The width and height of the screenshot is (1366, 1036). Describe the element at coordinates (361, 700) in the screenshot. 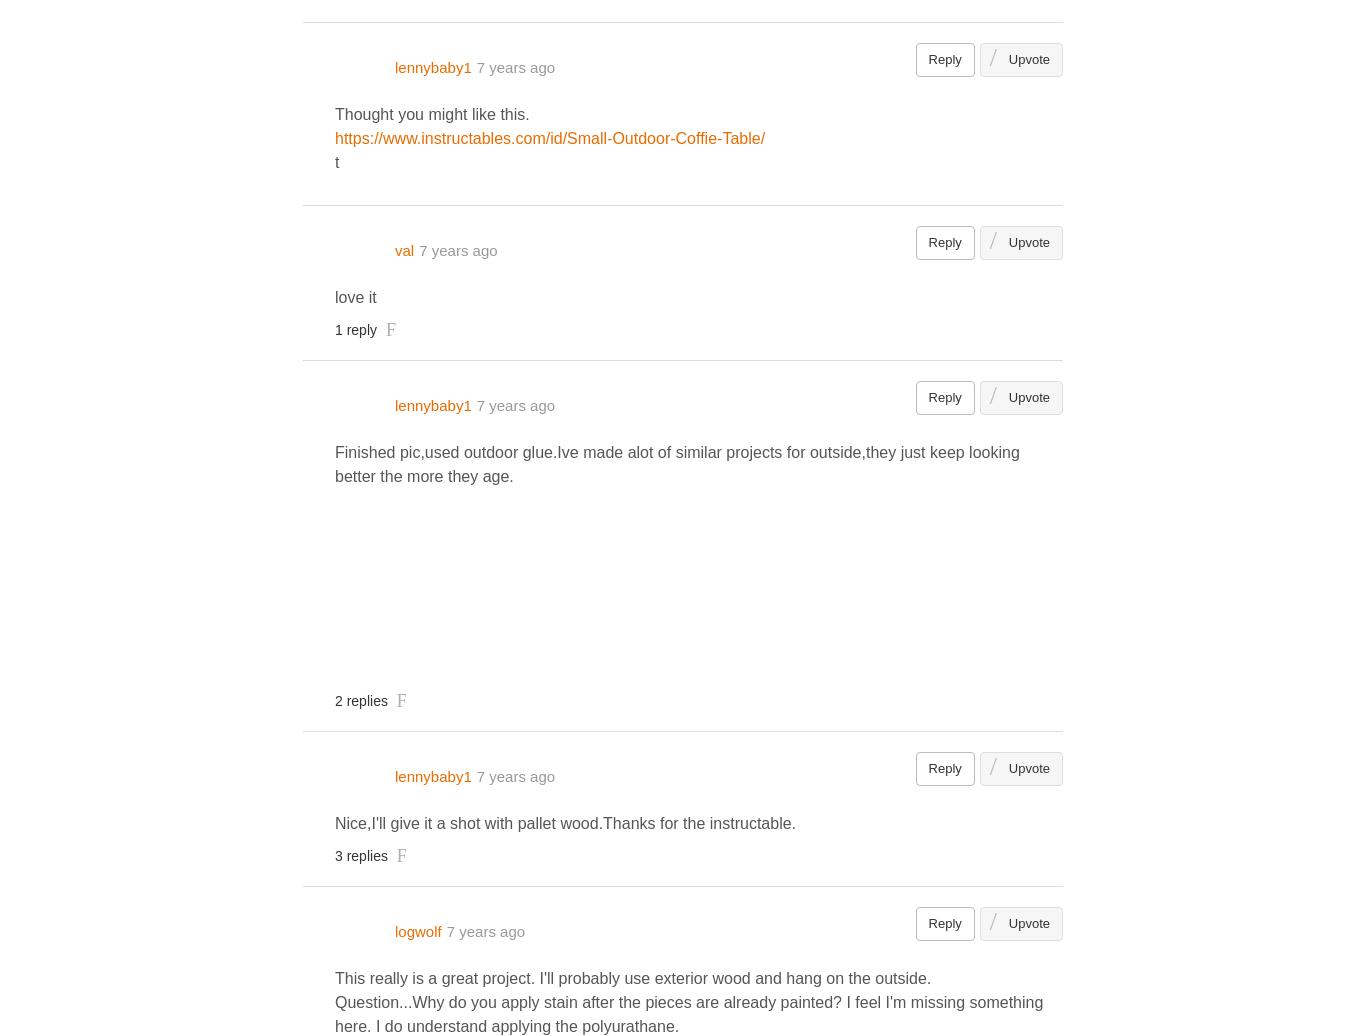

I see `'2
            
                replies'` at that location.